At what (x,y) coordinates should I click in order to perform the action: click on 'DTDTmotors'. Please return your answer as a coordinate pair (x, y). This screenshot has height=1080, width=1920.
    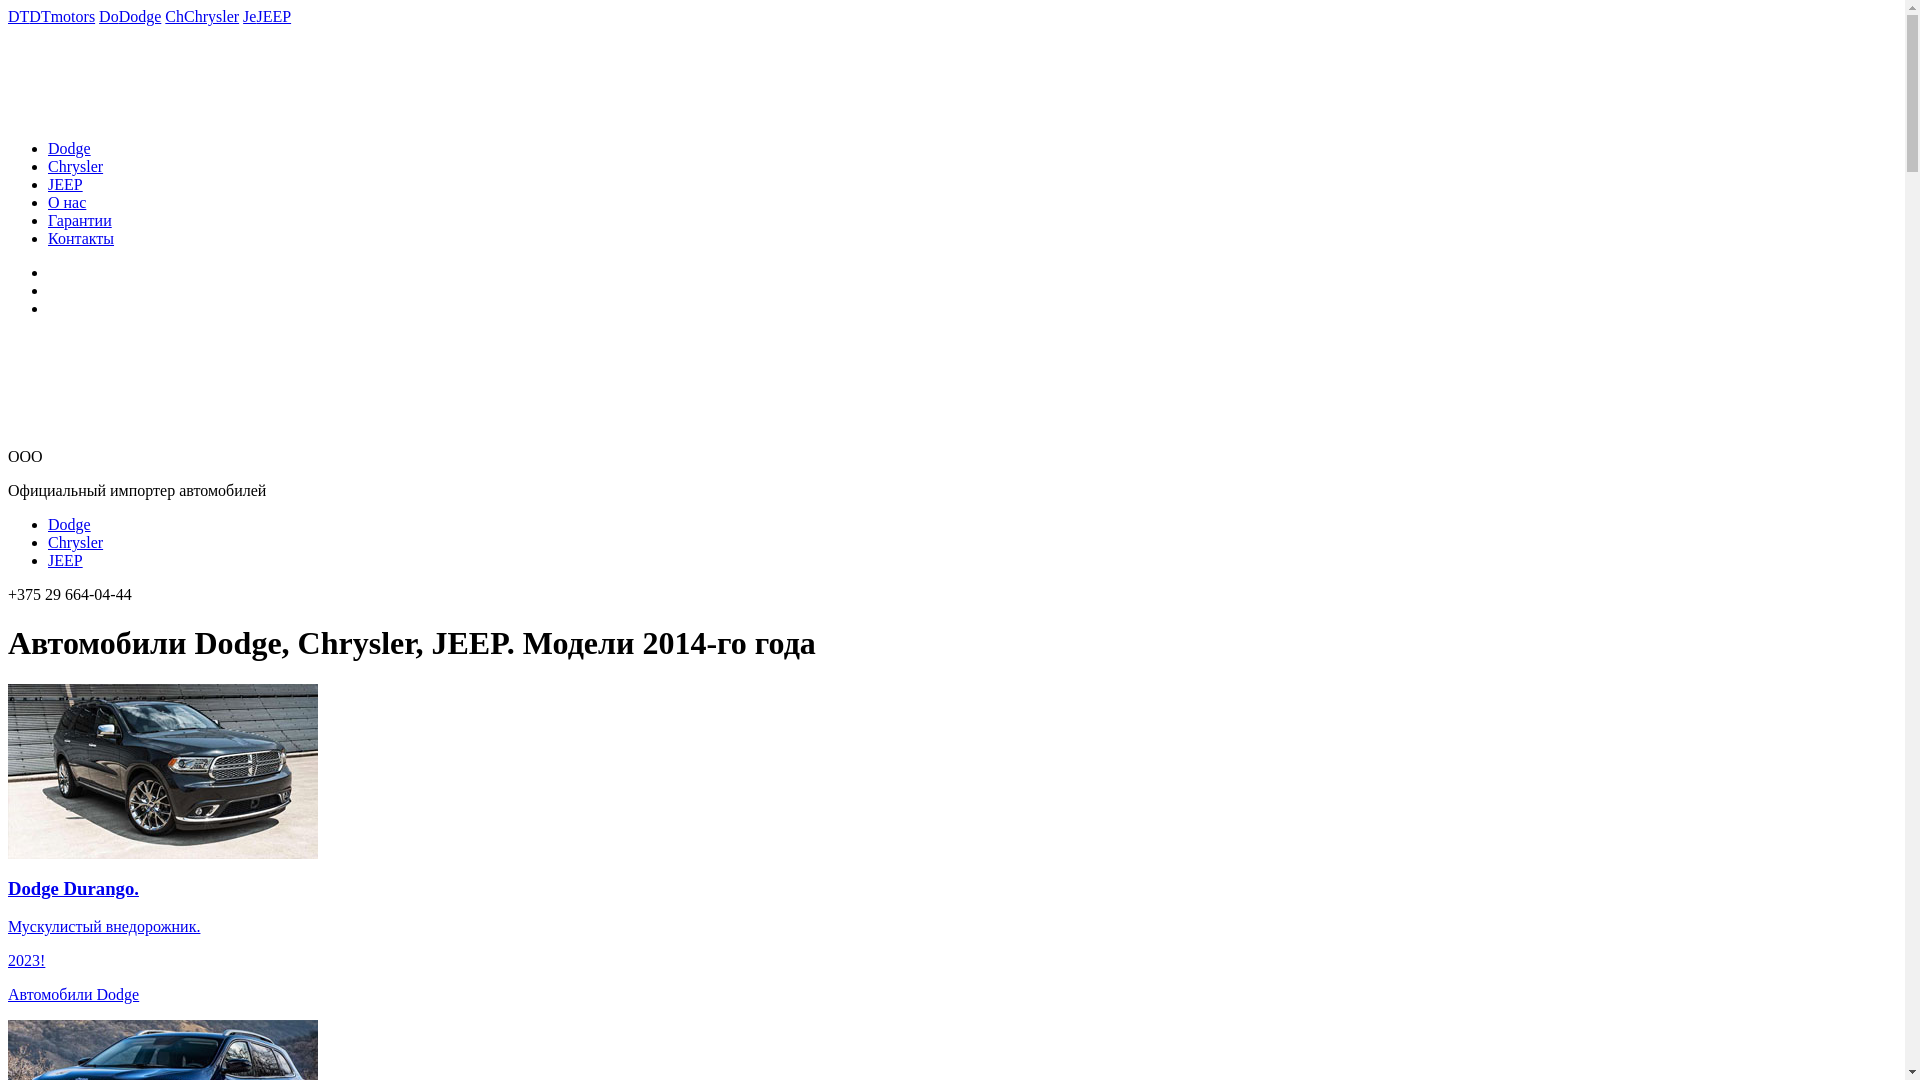
    Looking at the image, I should click on (51, 16).